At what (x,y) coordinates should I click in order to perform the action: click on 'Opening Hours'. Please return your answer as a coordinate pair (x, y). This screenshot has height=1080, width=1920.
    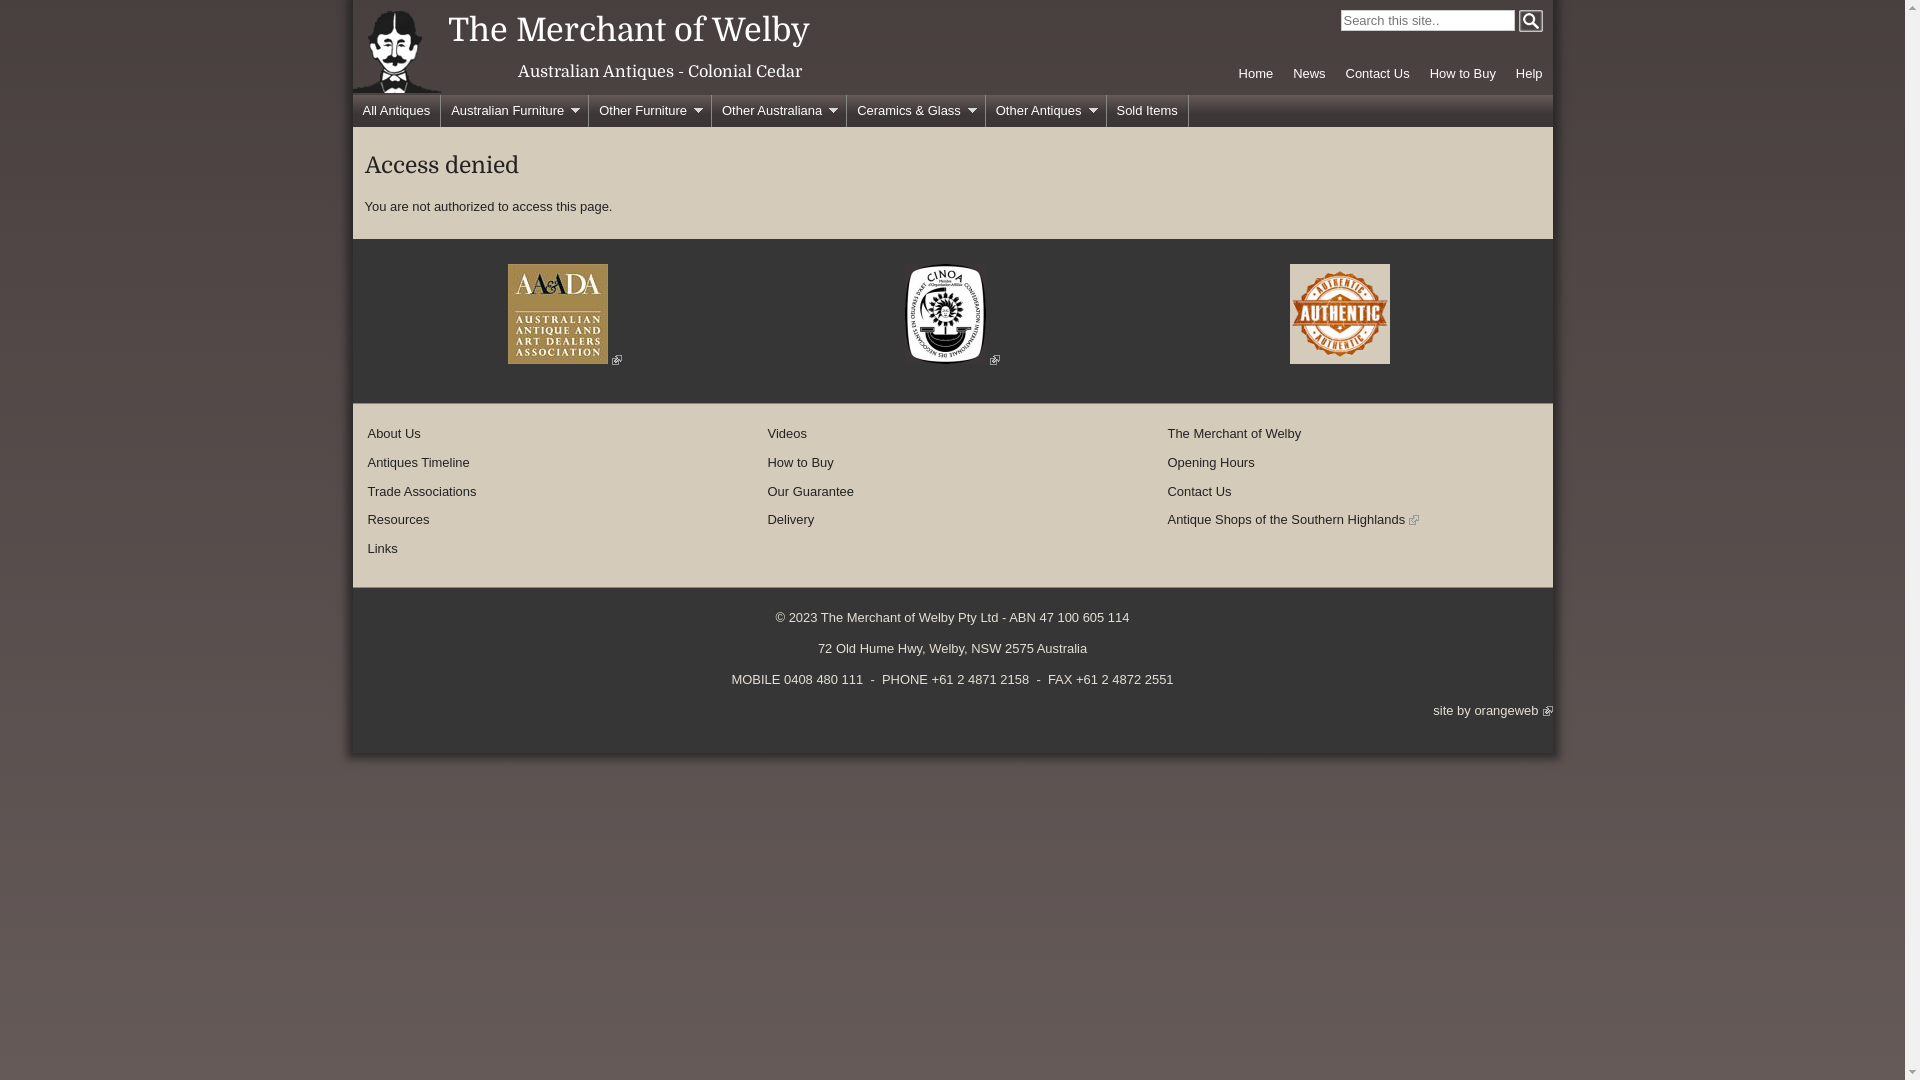
    Looking at the image, I should click on (1210, 462).